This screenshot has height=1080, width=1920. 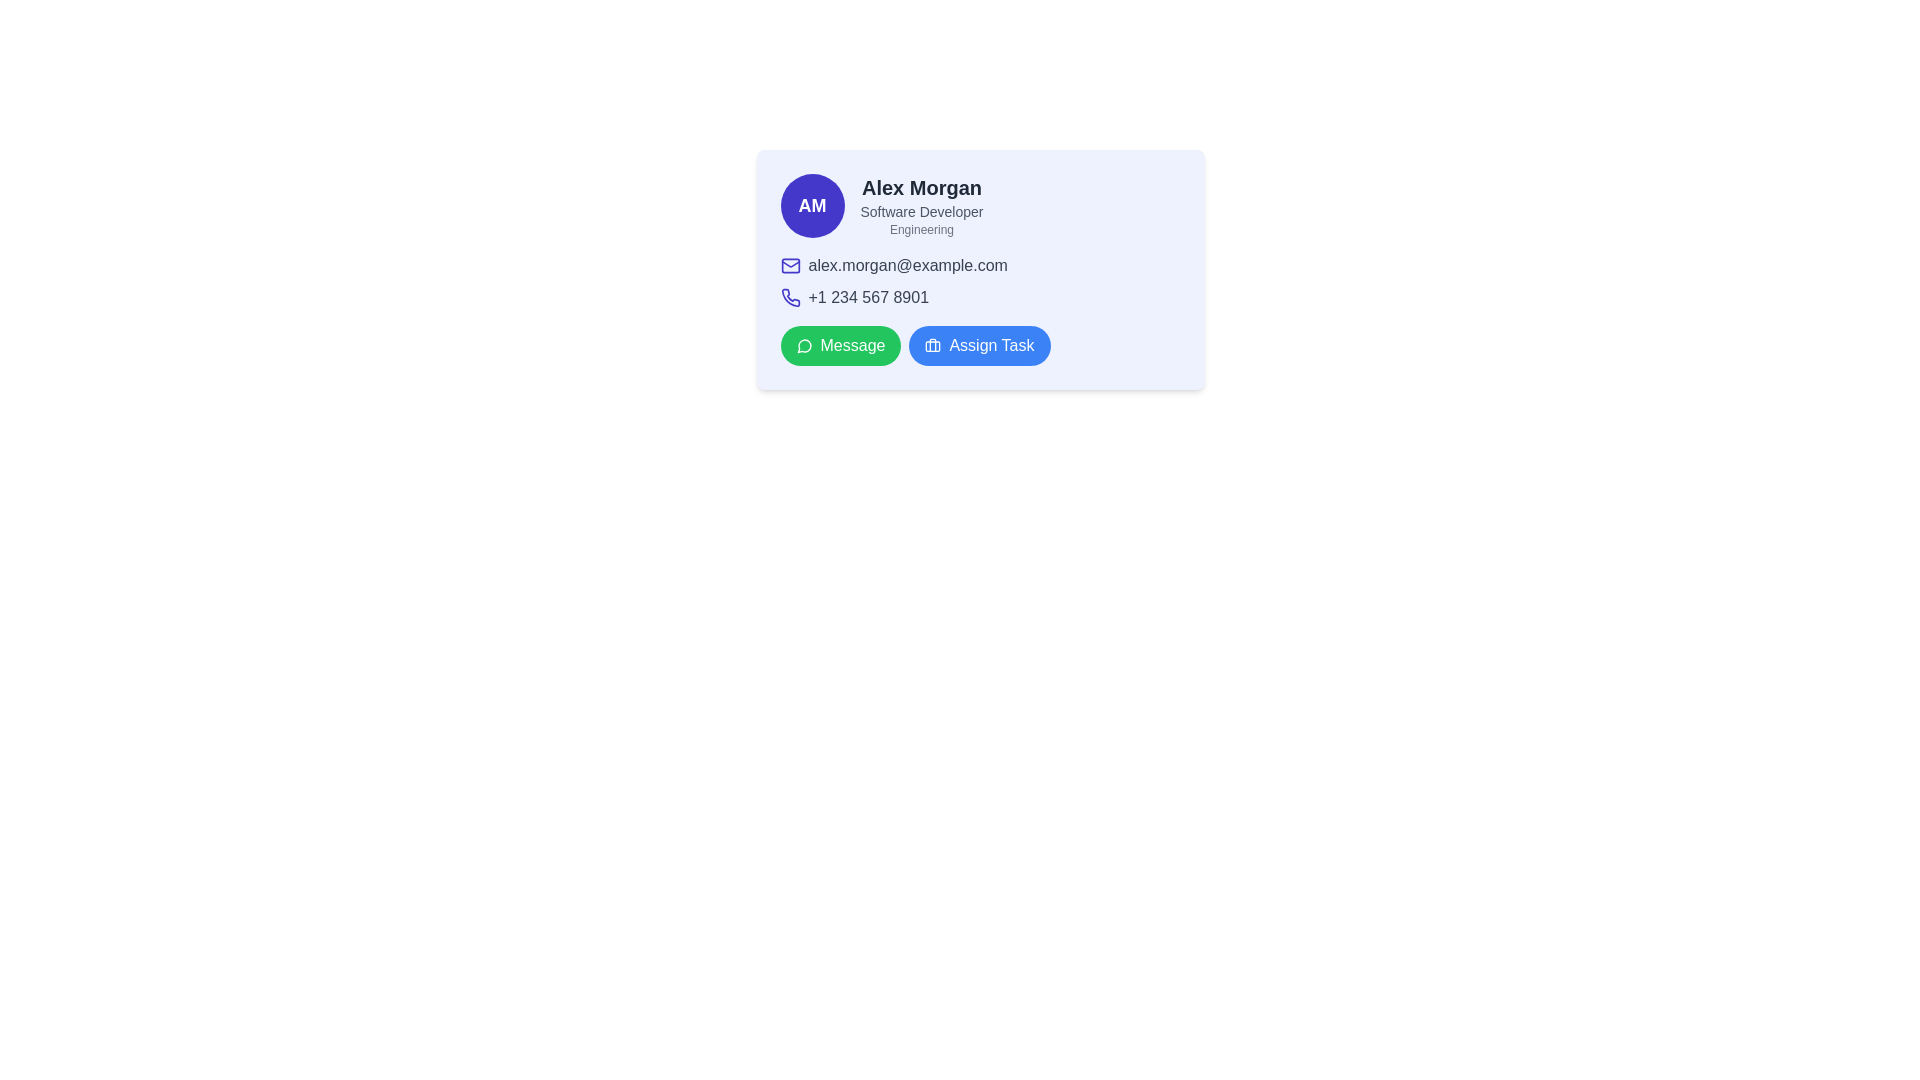 What do you see at coordinates (868, 297) in the screenshot?
I see `on the text display element showing the phone number '+1 234 567 8901'` at bounding box center [868, 297].